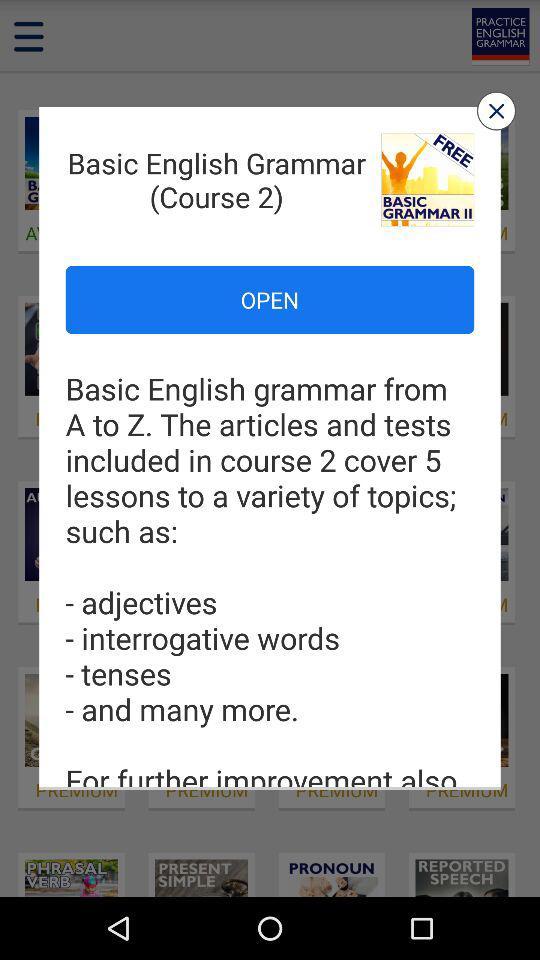  I want to click on pop up box, so click(495, 111).